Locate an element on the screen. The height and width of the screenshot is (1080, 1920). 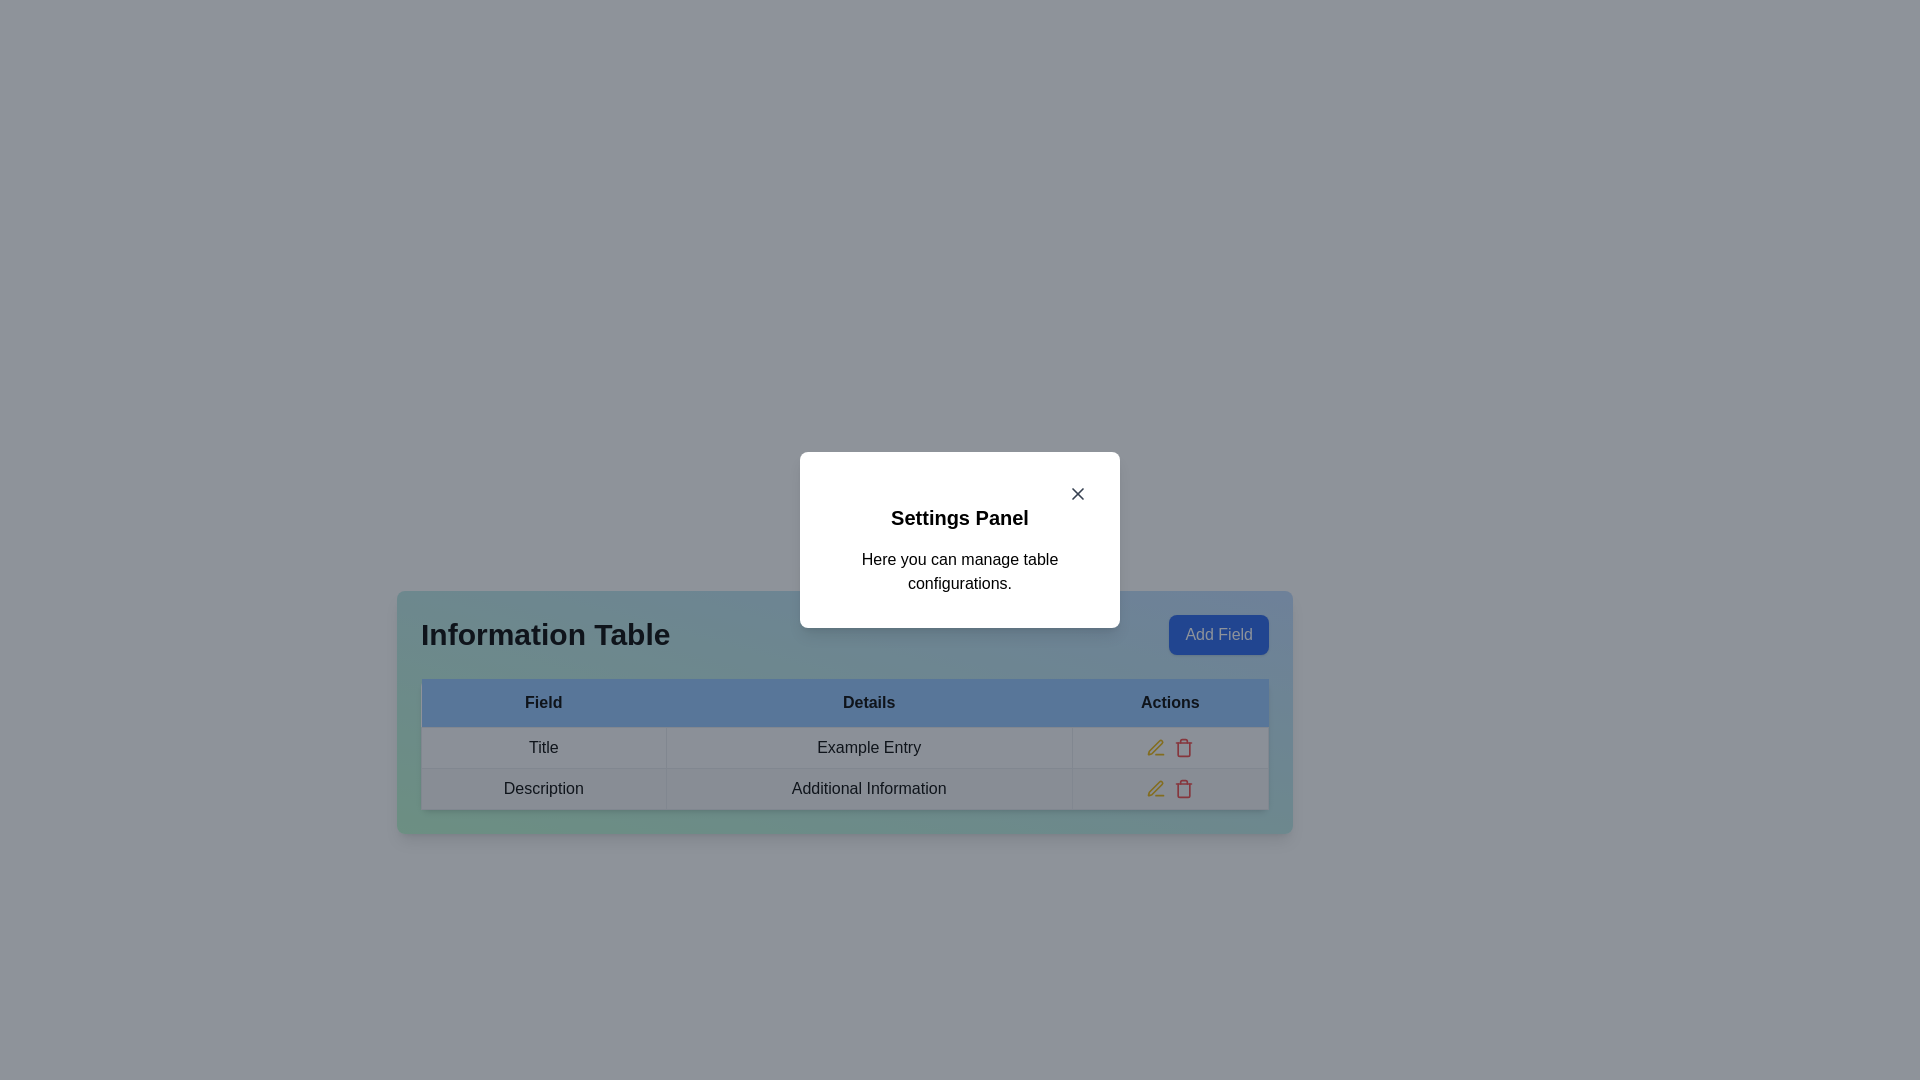
the blue labeled tab 'Field' located at the top-left corner of the horizontal group of tabs in the 'Information Table' is located at coordinates (543, 702).